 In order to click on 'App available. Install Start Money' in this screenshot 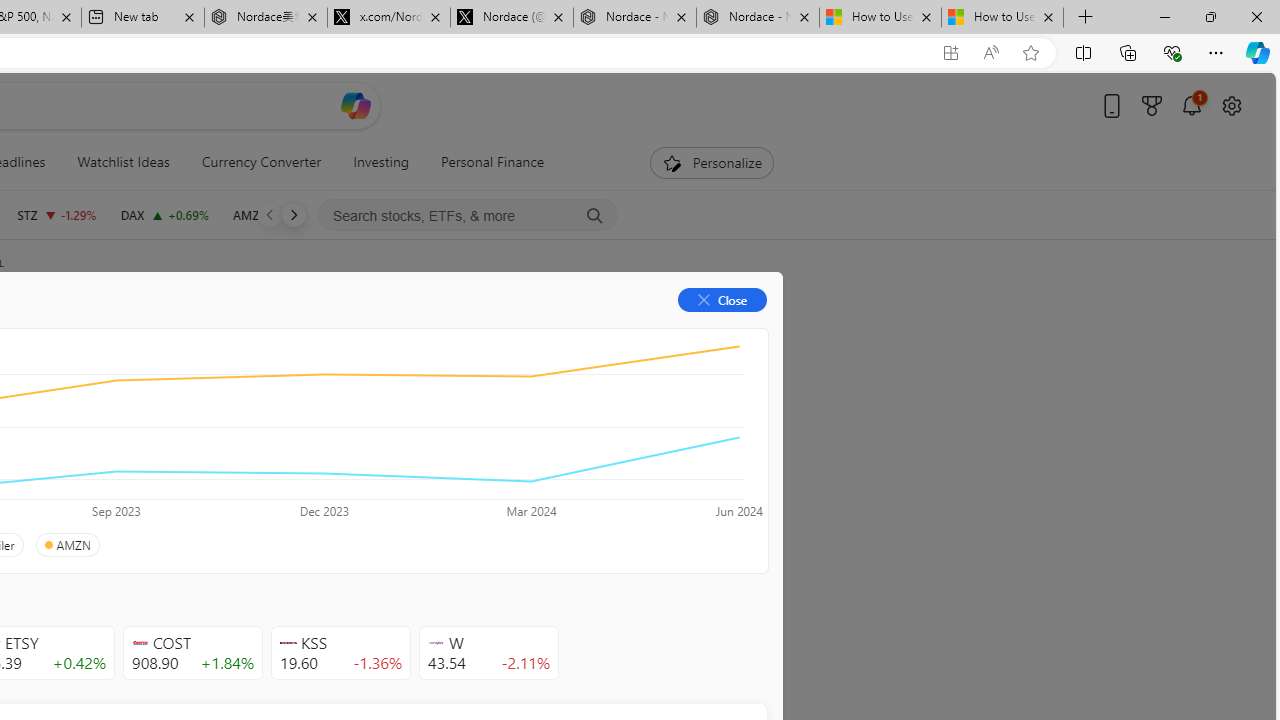, I will do `click(950, 52)`.